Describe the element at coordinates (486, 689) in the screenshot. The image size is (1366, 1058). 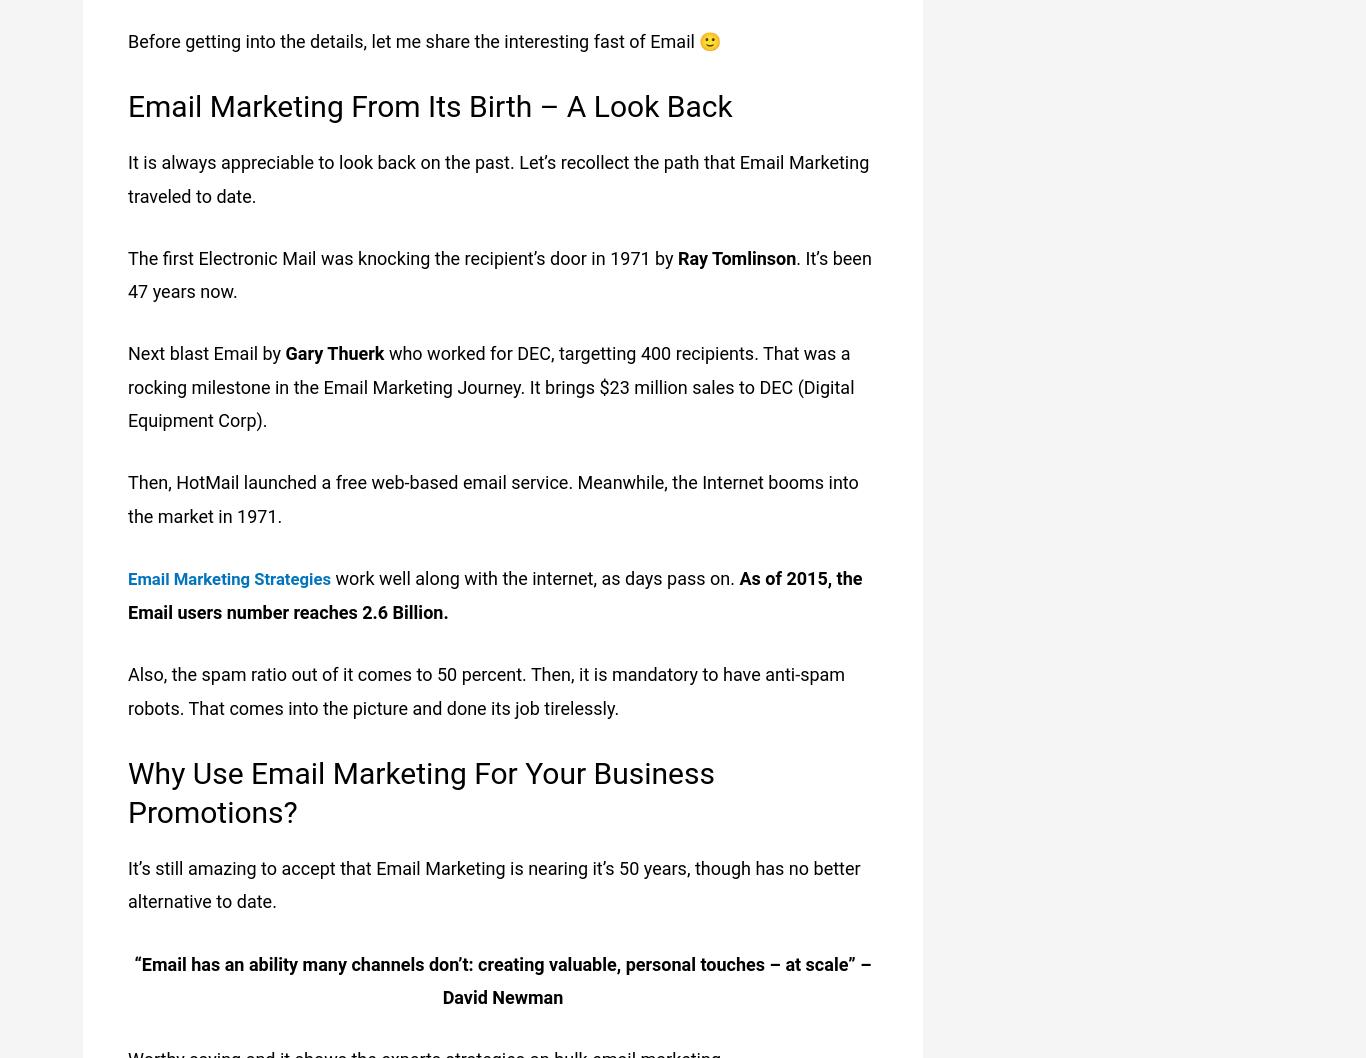
I see `'Also, the spam ratio out of it comes to 50 percent. Then, it is mandatory to have anti-spam robots. That comes into the picture and done its job tirelessly.'` at that location.